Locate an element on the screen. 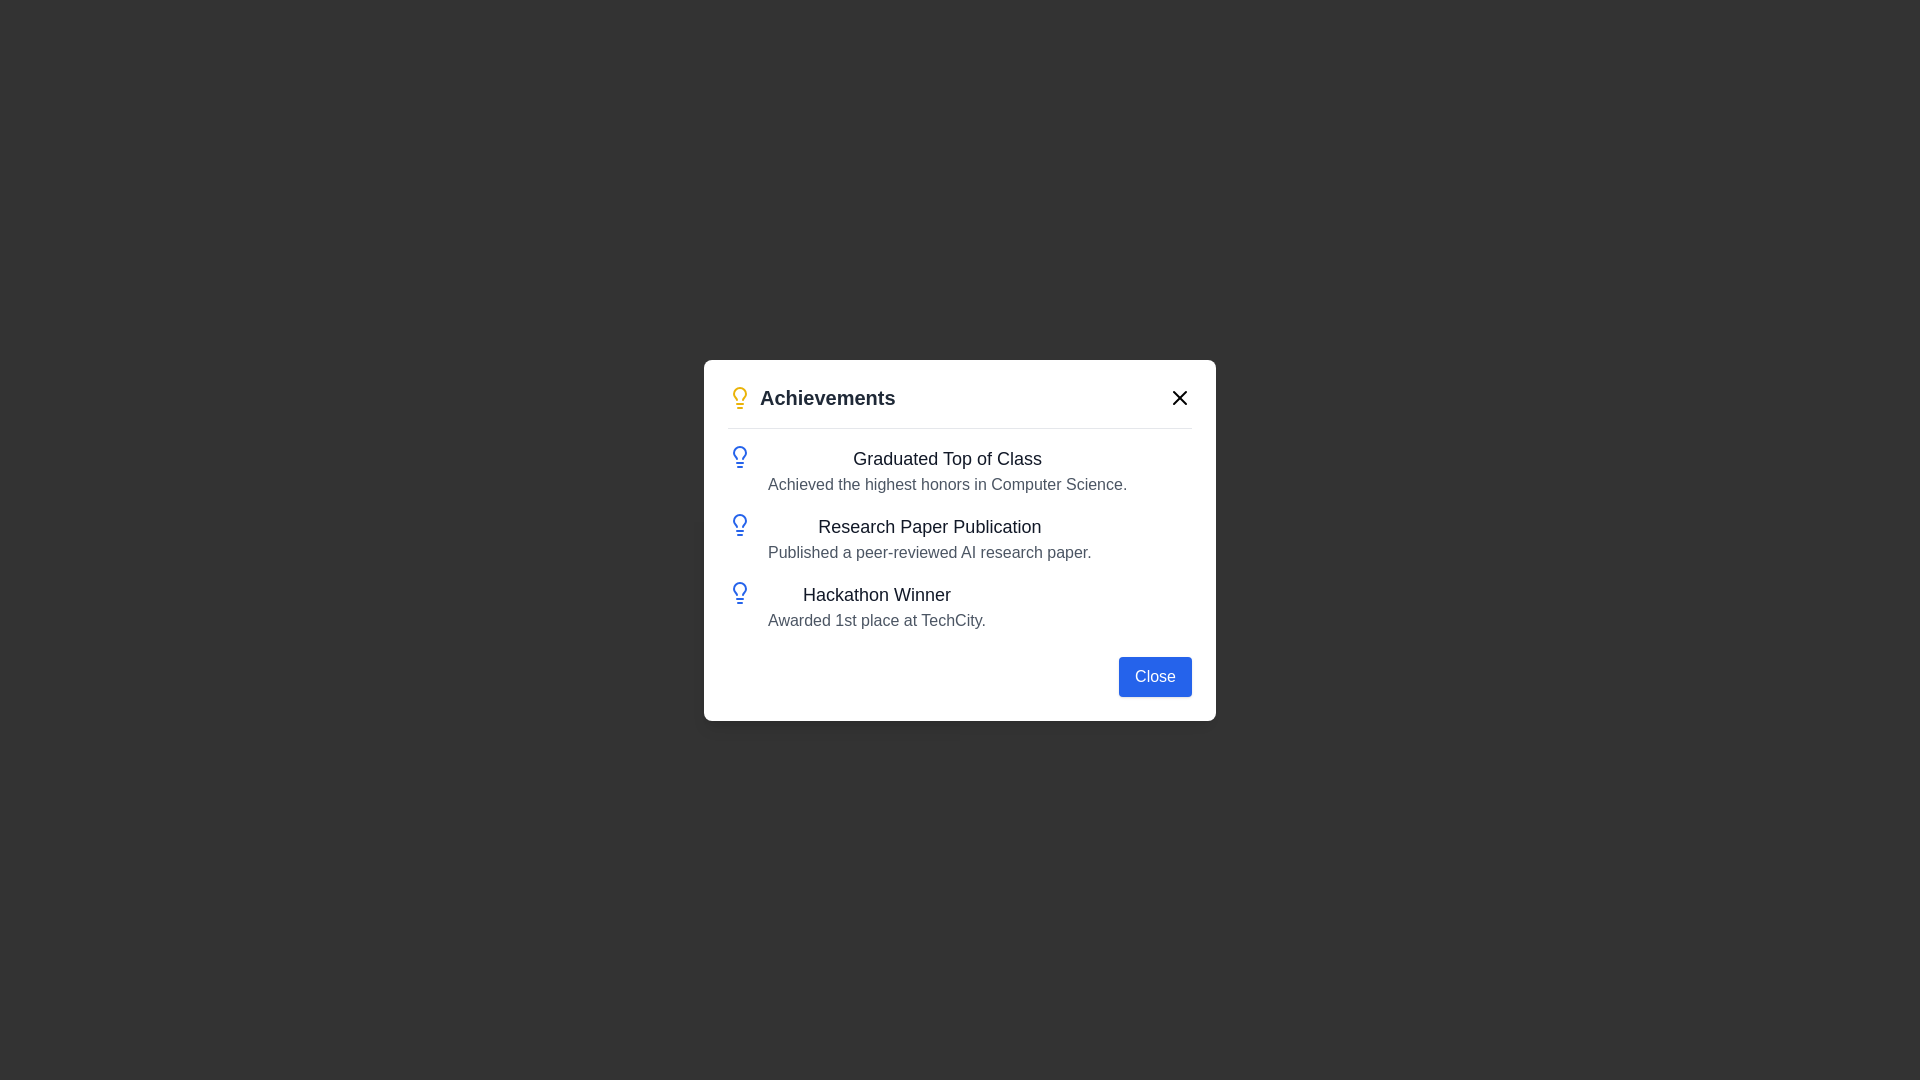 The width and height of the screenshot is (1920, 1080). the text label displaying 'Research Paper Publication', which is part of a vertical list in a modal window, positioned below 'Graduated Top of Class' and above 'Hackathon Winner' is located at coordinates (928, 525).